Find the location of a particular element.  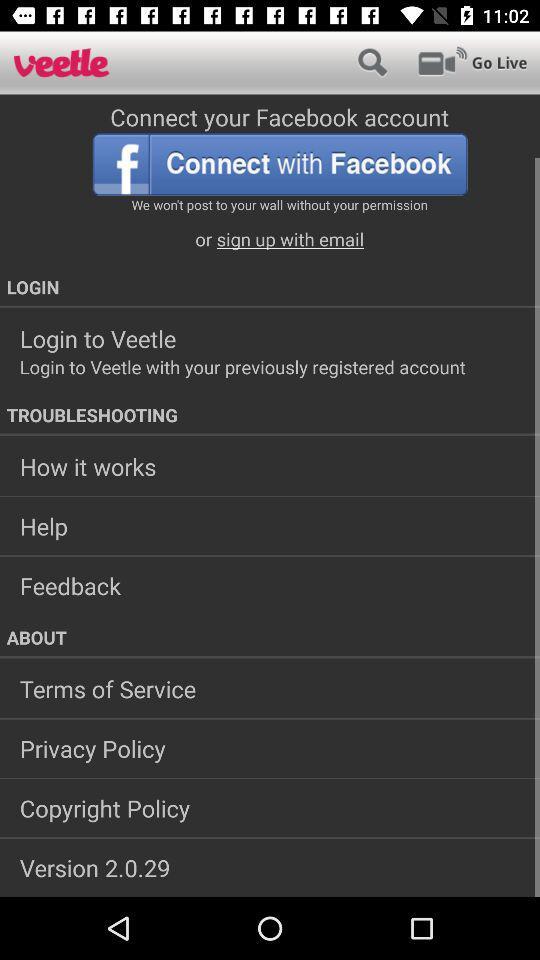

homepage is located at coordinates (61, 62).